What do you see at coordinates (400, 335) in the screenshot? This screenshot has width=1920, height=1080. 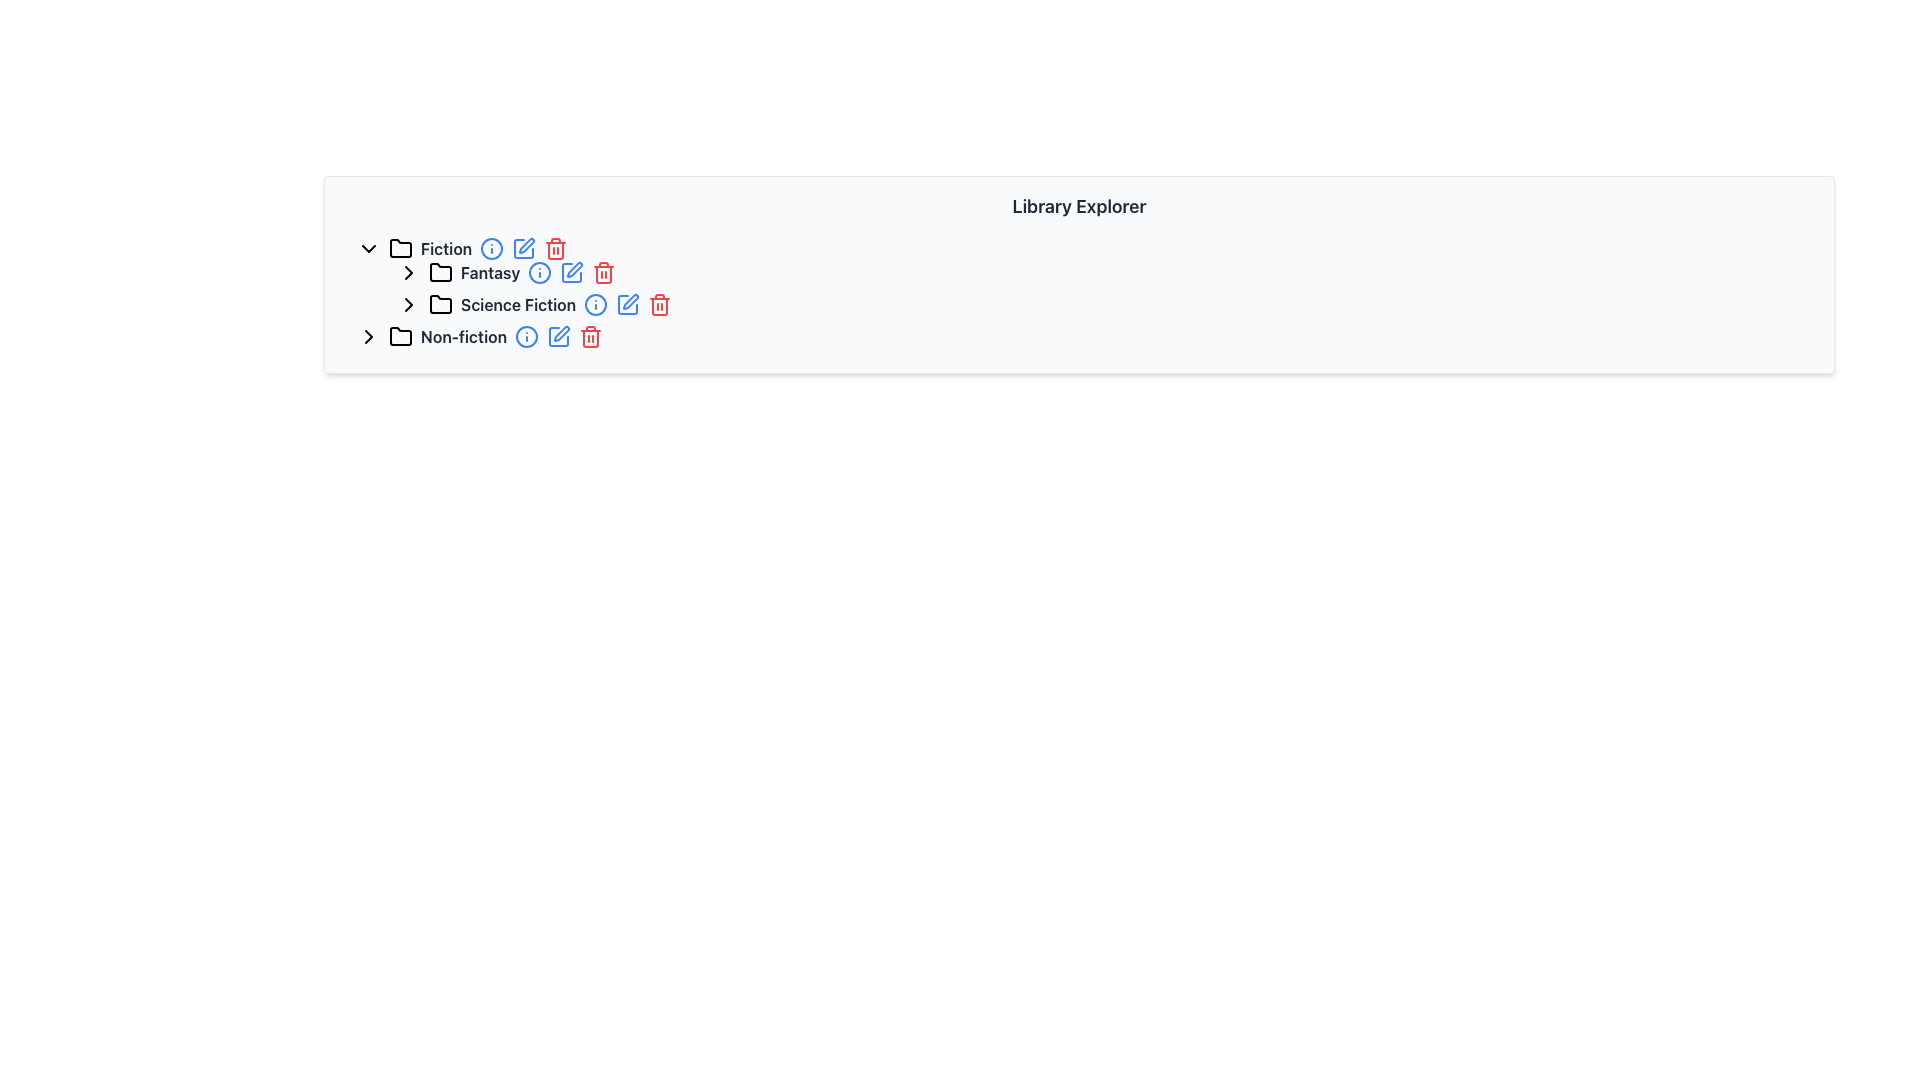 I see `the folder icon located next to the 'Non-fiction' label in the hierarchical list interface` at bounding box center [400, 335].